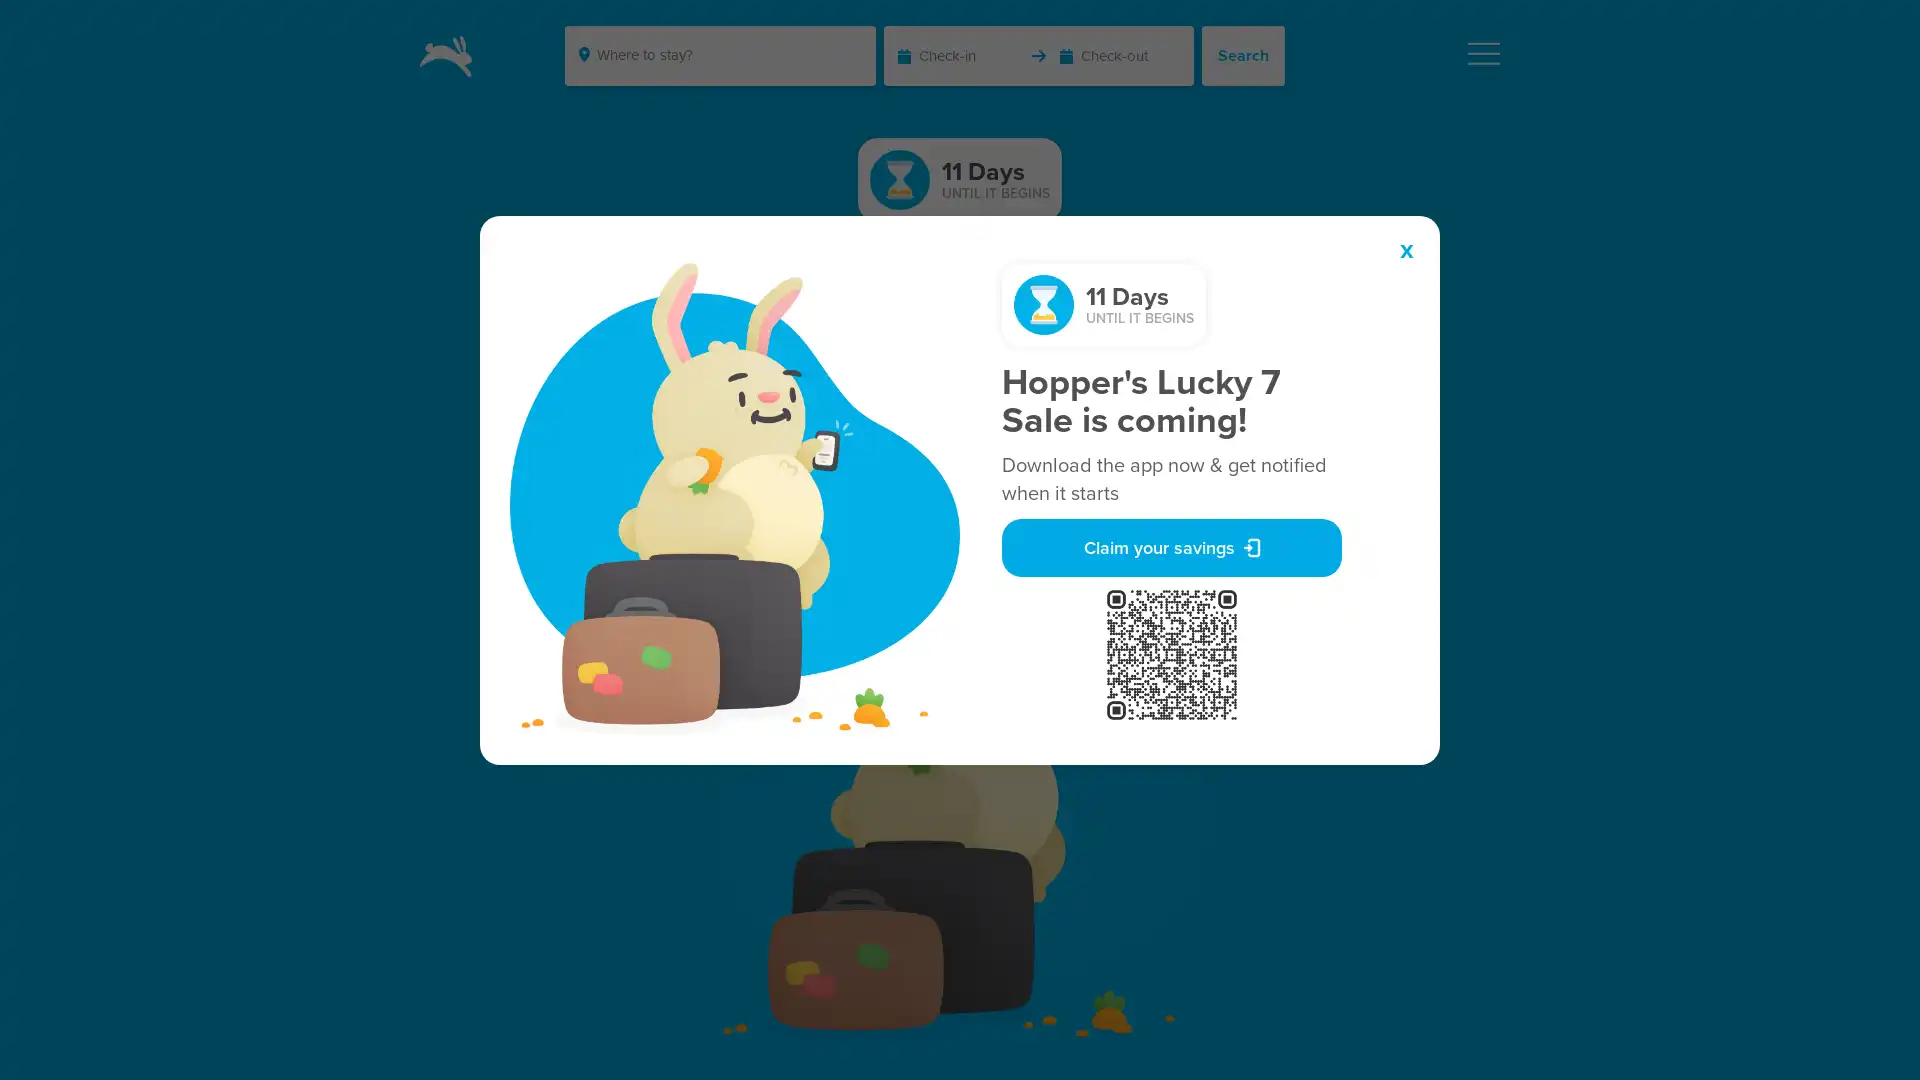 This screenshot has height=1080, width=1920. What do you see at coordinates (1171, 547) in the screenshot?
I see `Claim your savings` at bounding box center [1171, 547].